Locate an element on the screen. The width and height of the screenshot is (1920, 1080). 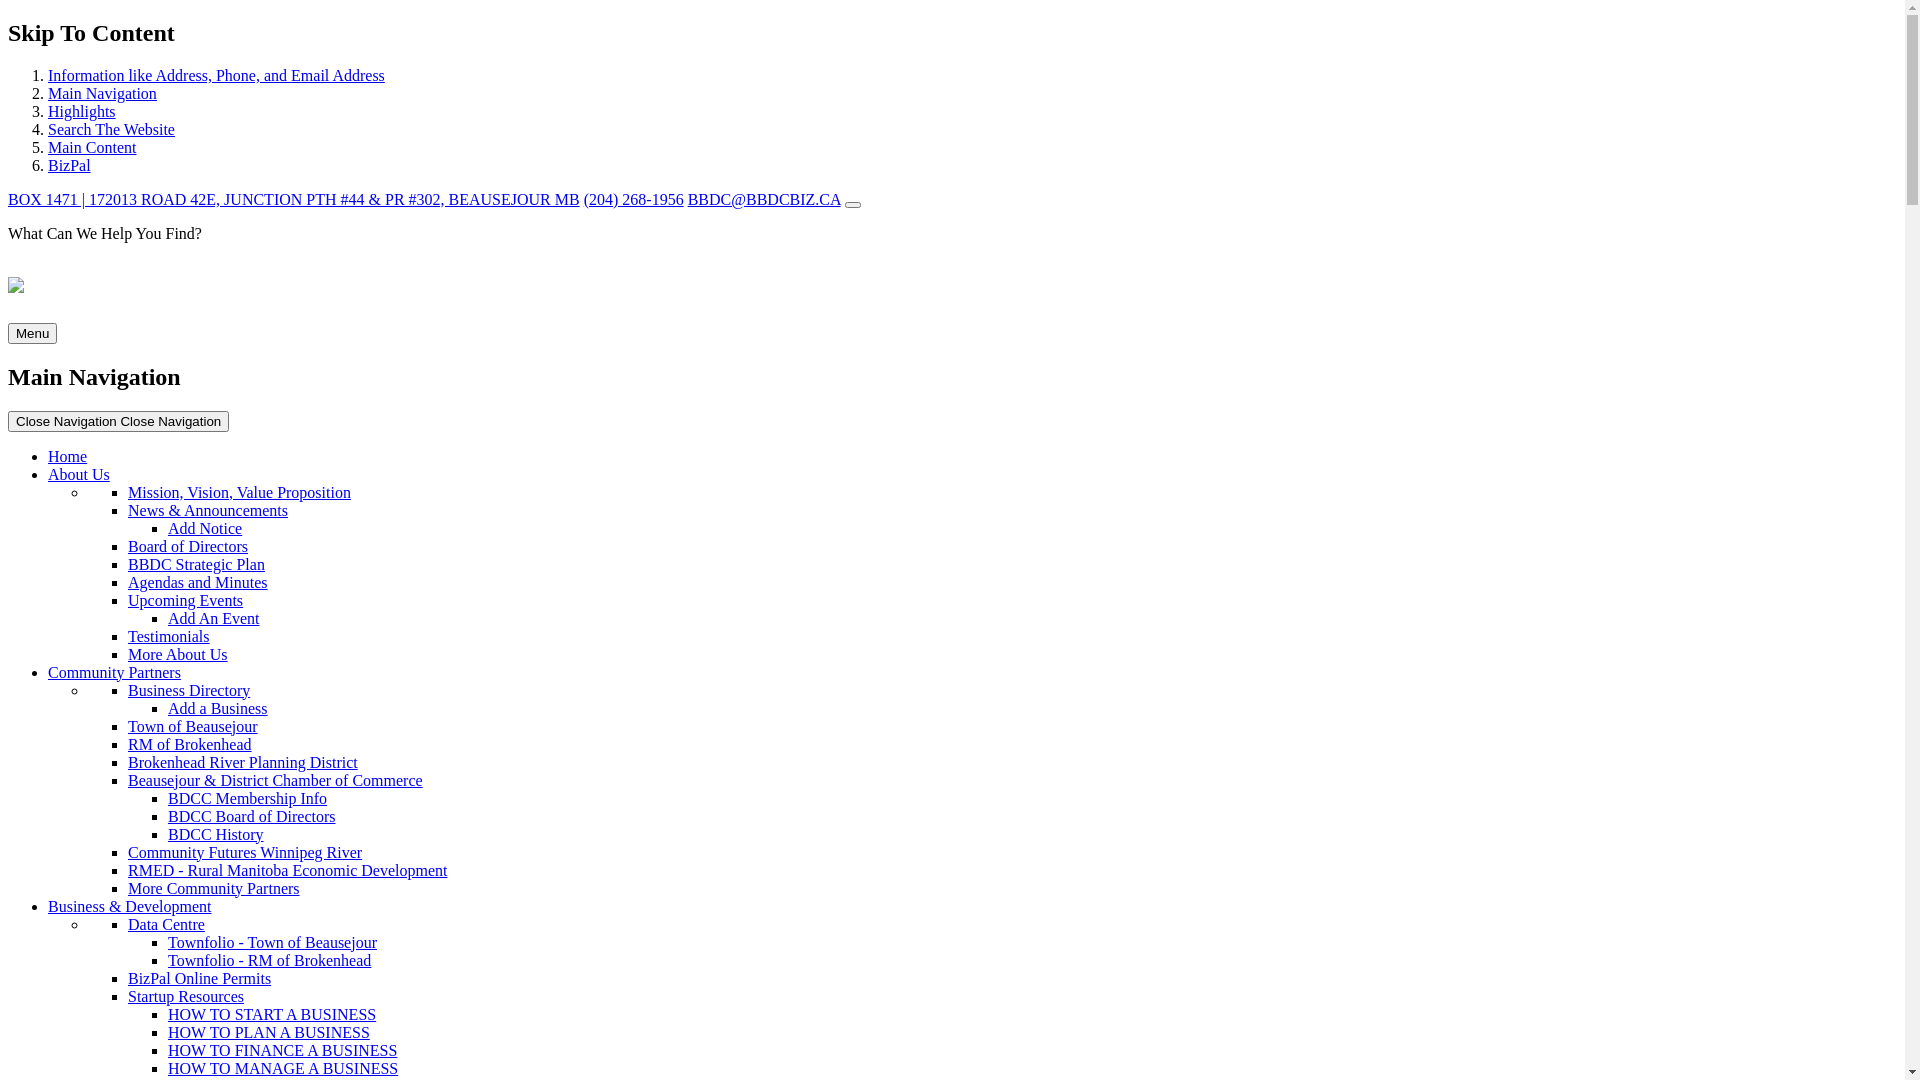
'HOW TO PLAN A BUSINESS' is located at coordinates (267, 1032).